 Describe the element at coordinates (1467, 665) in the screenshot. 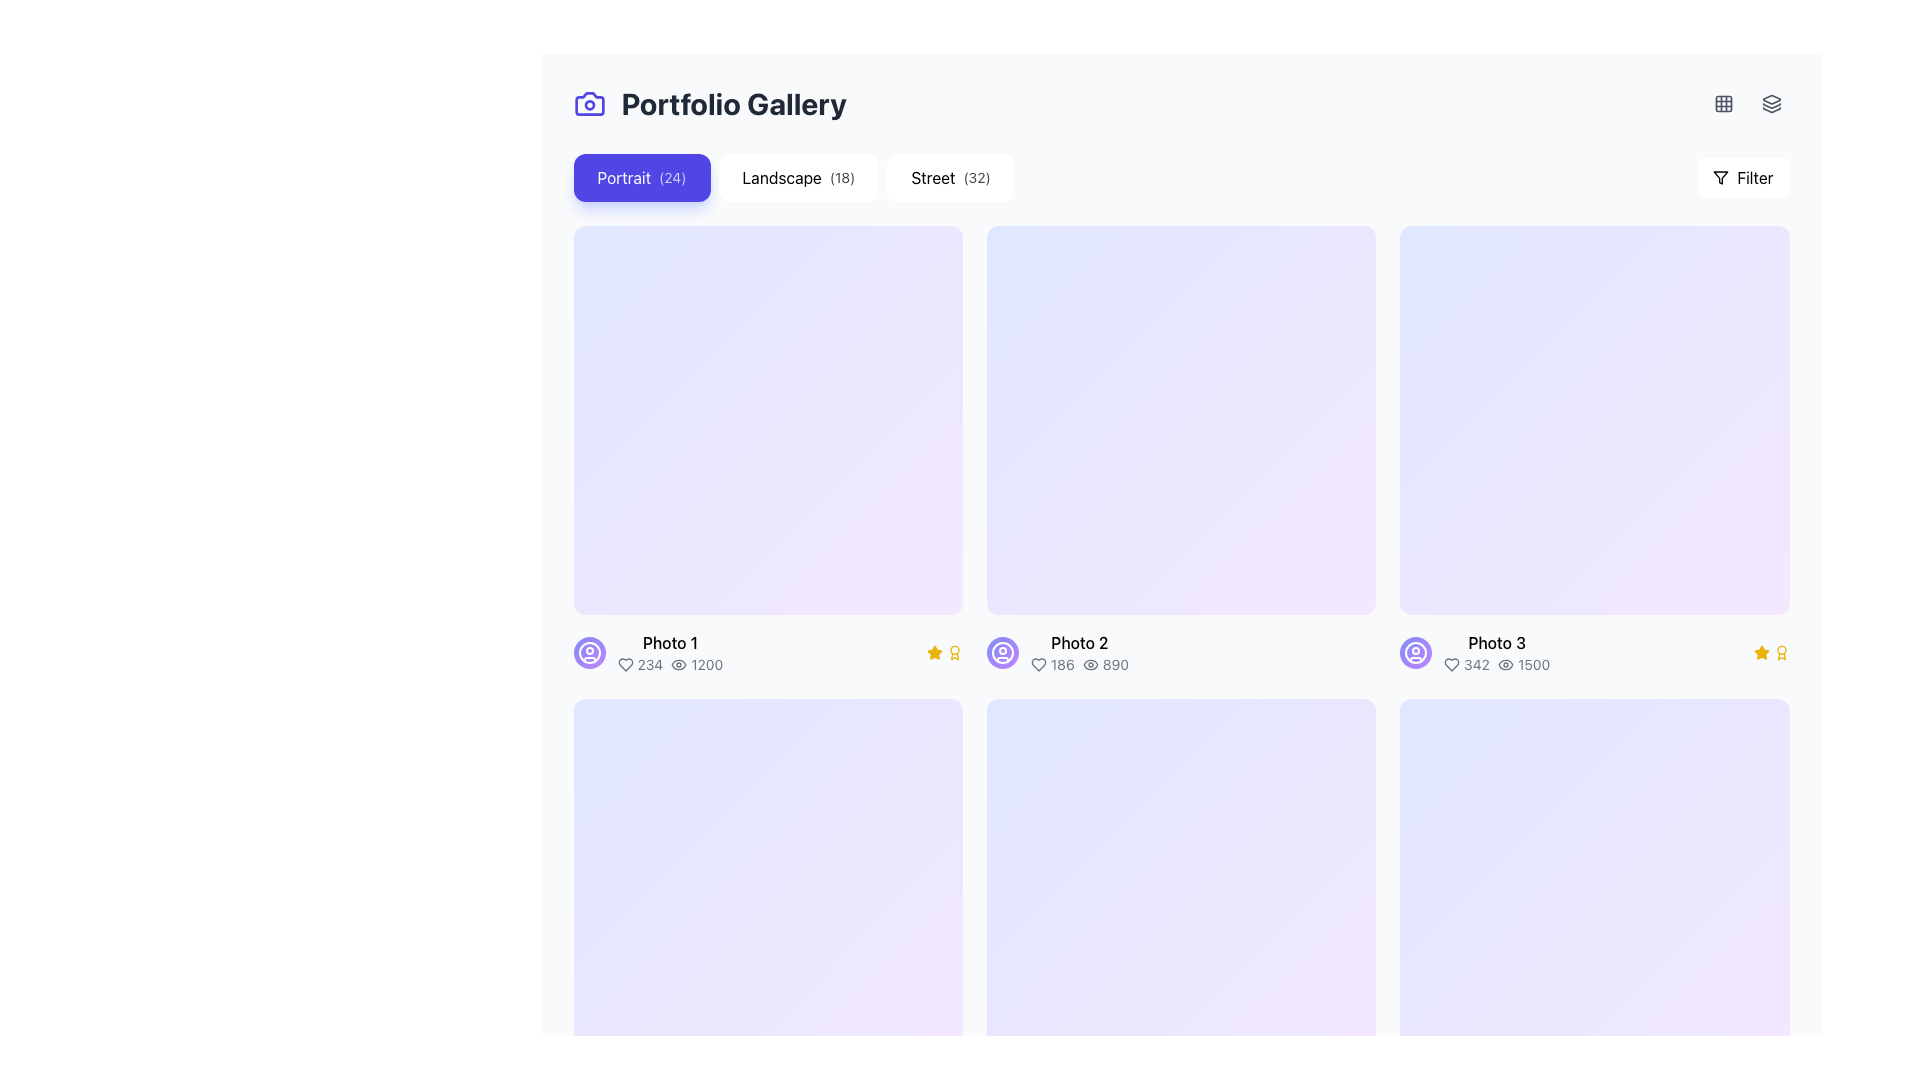

I see `the numeric value '342' displayed next to the heart icon` at that location.